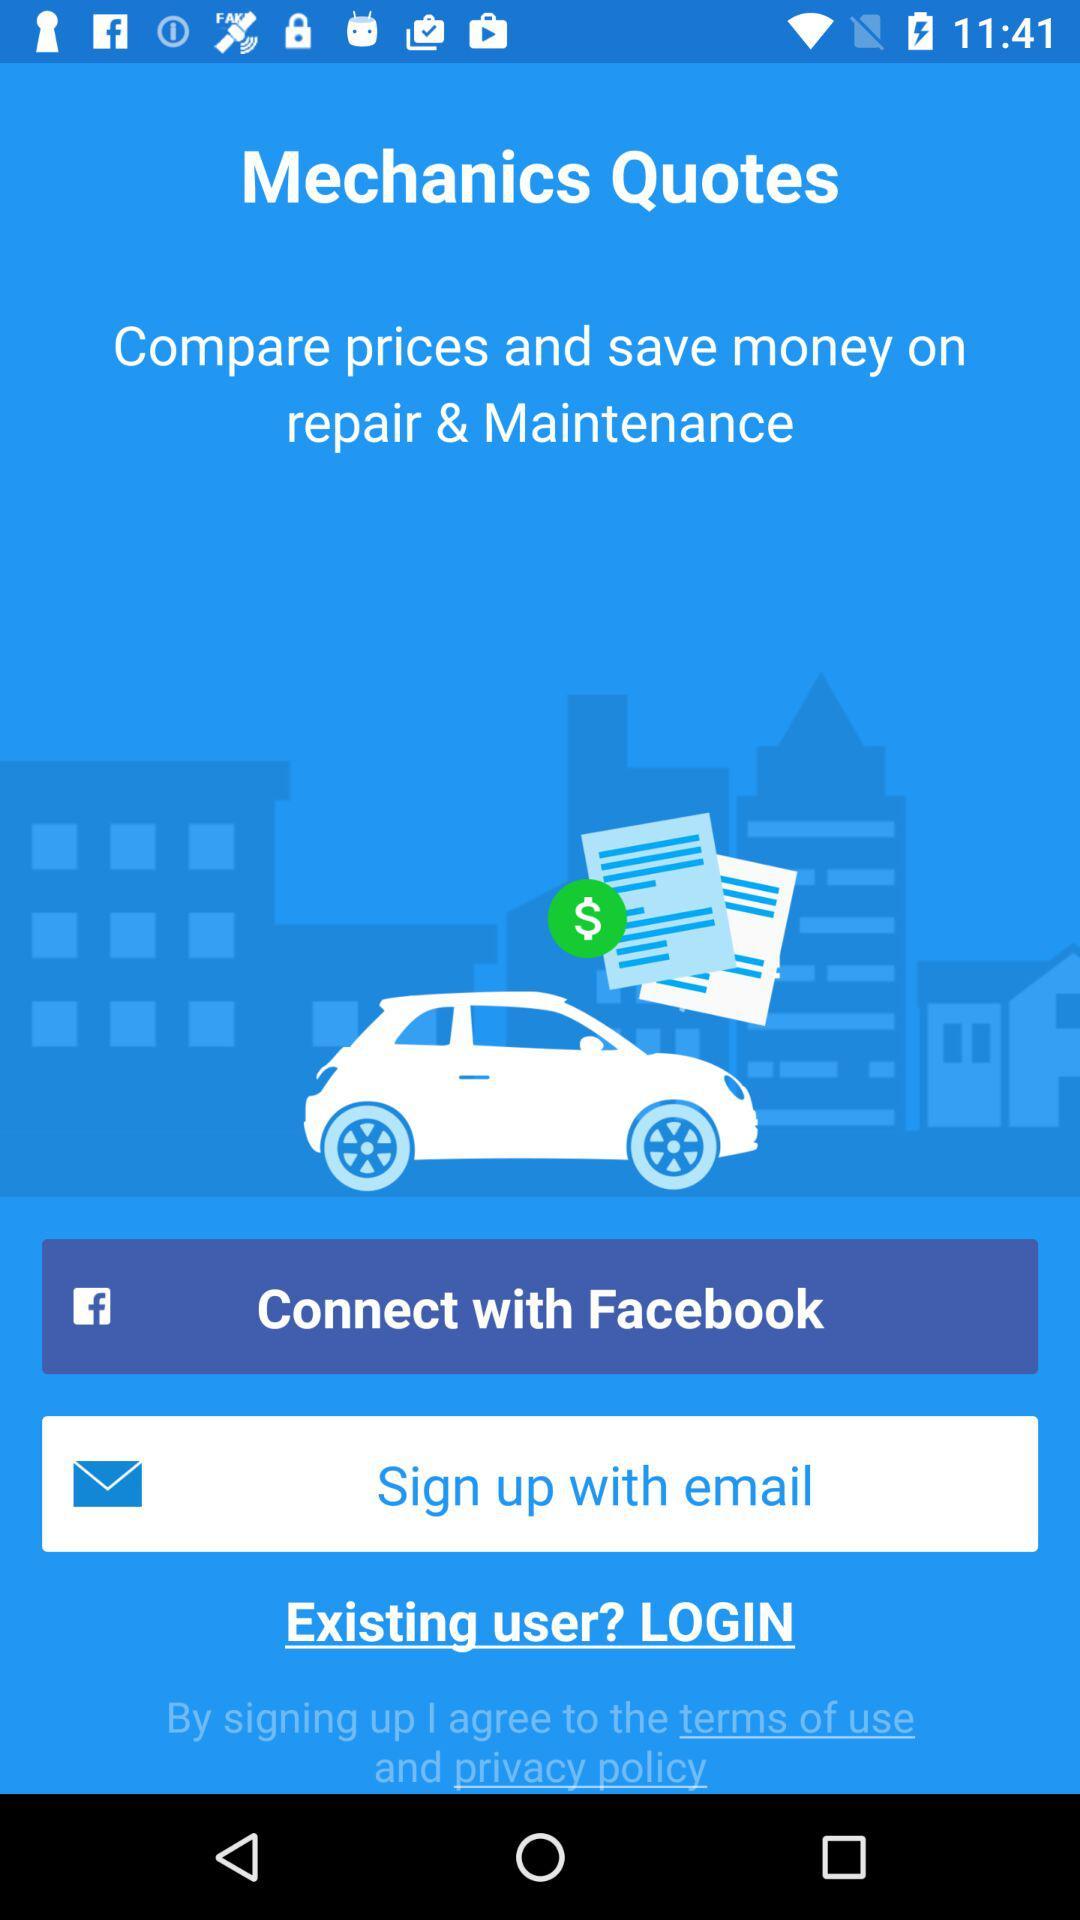  What do you see at coordinates (540, 1619) in the screenshot?
I see `item below the sign up with icon` at bounding box center [540, 1619].